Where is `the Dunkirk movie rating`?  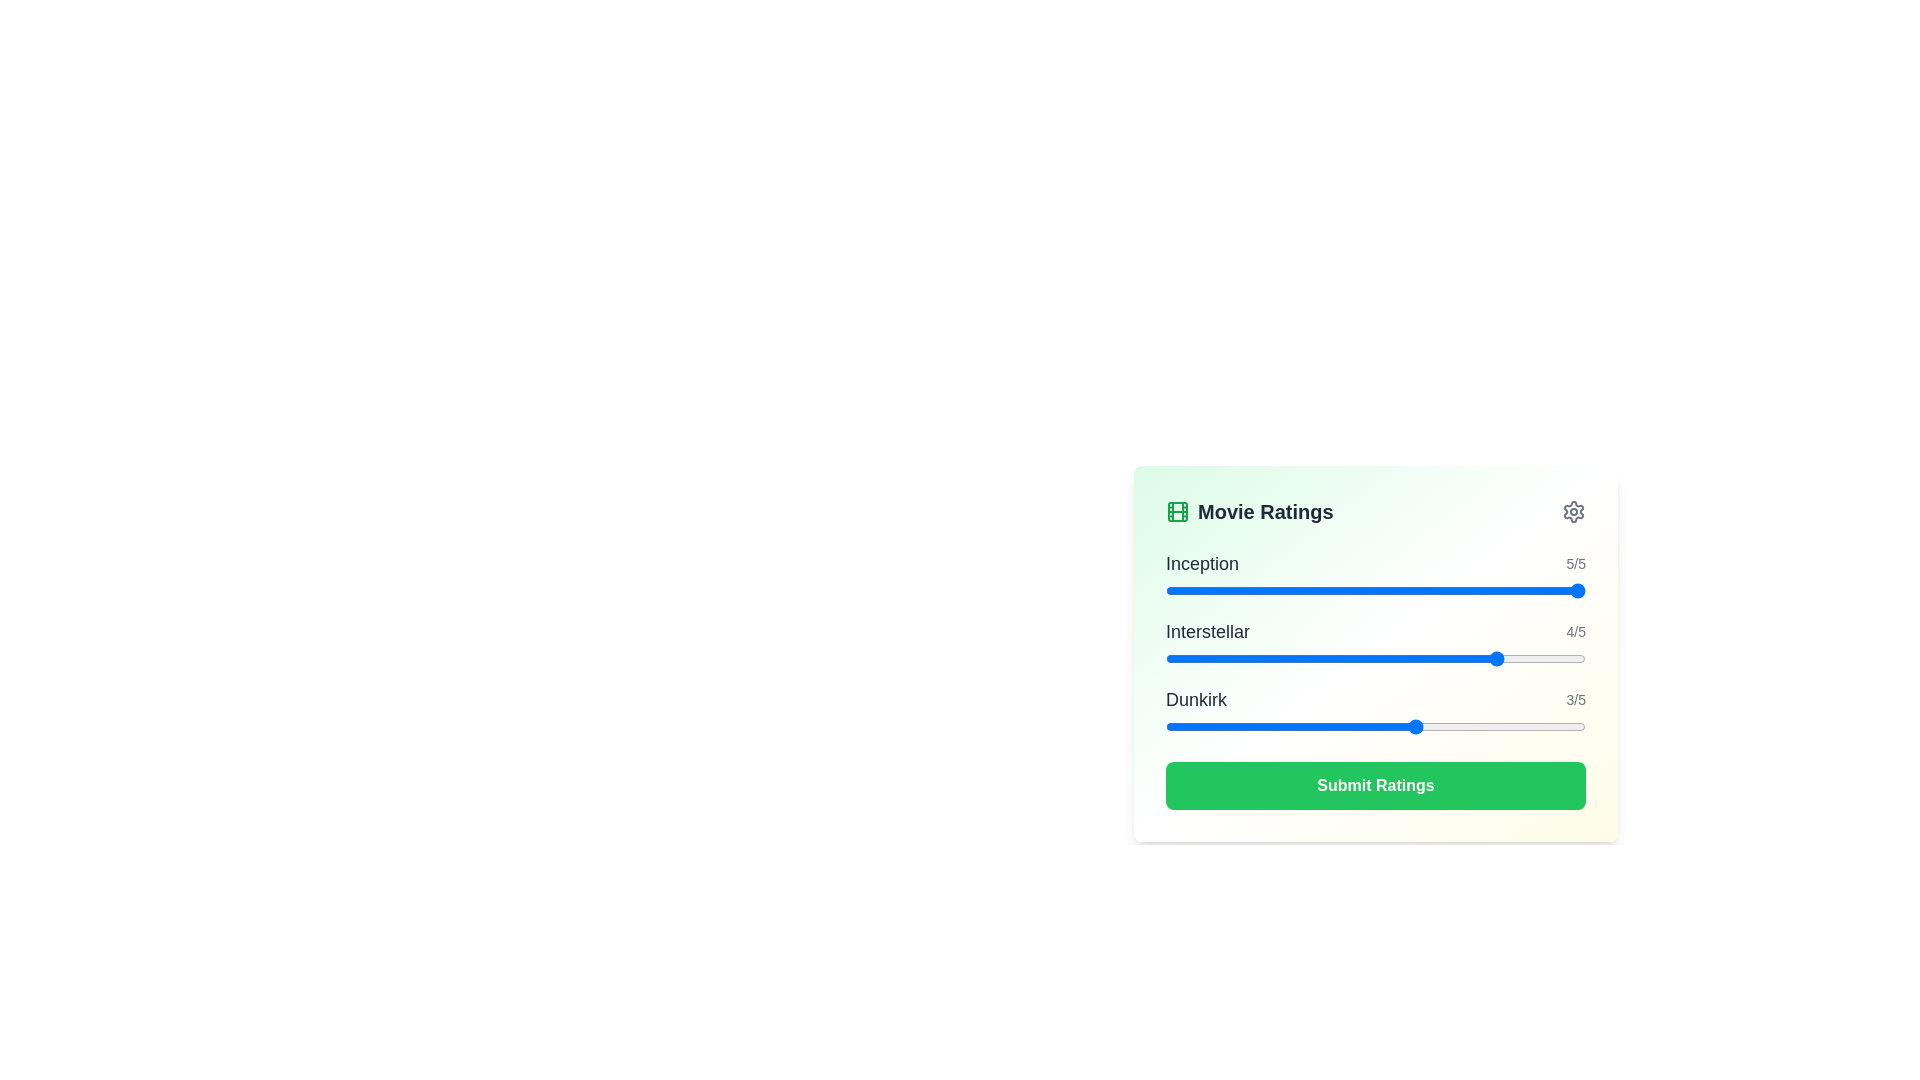 the Dunkirk movie rating is located at coordinates (1502, 726).